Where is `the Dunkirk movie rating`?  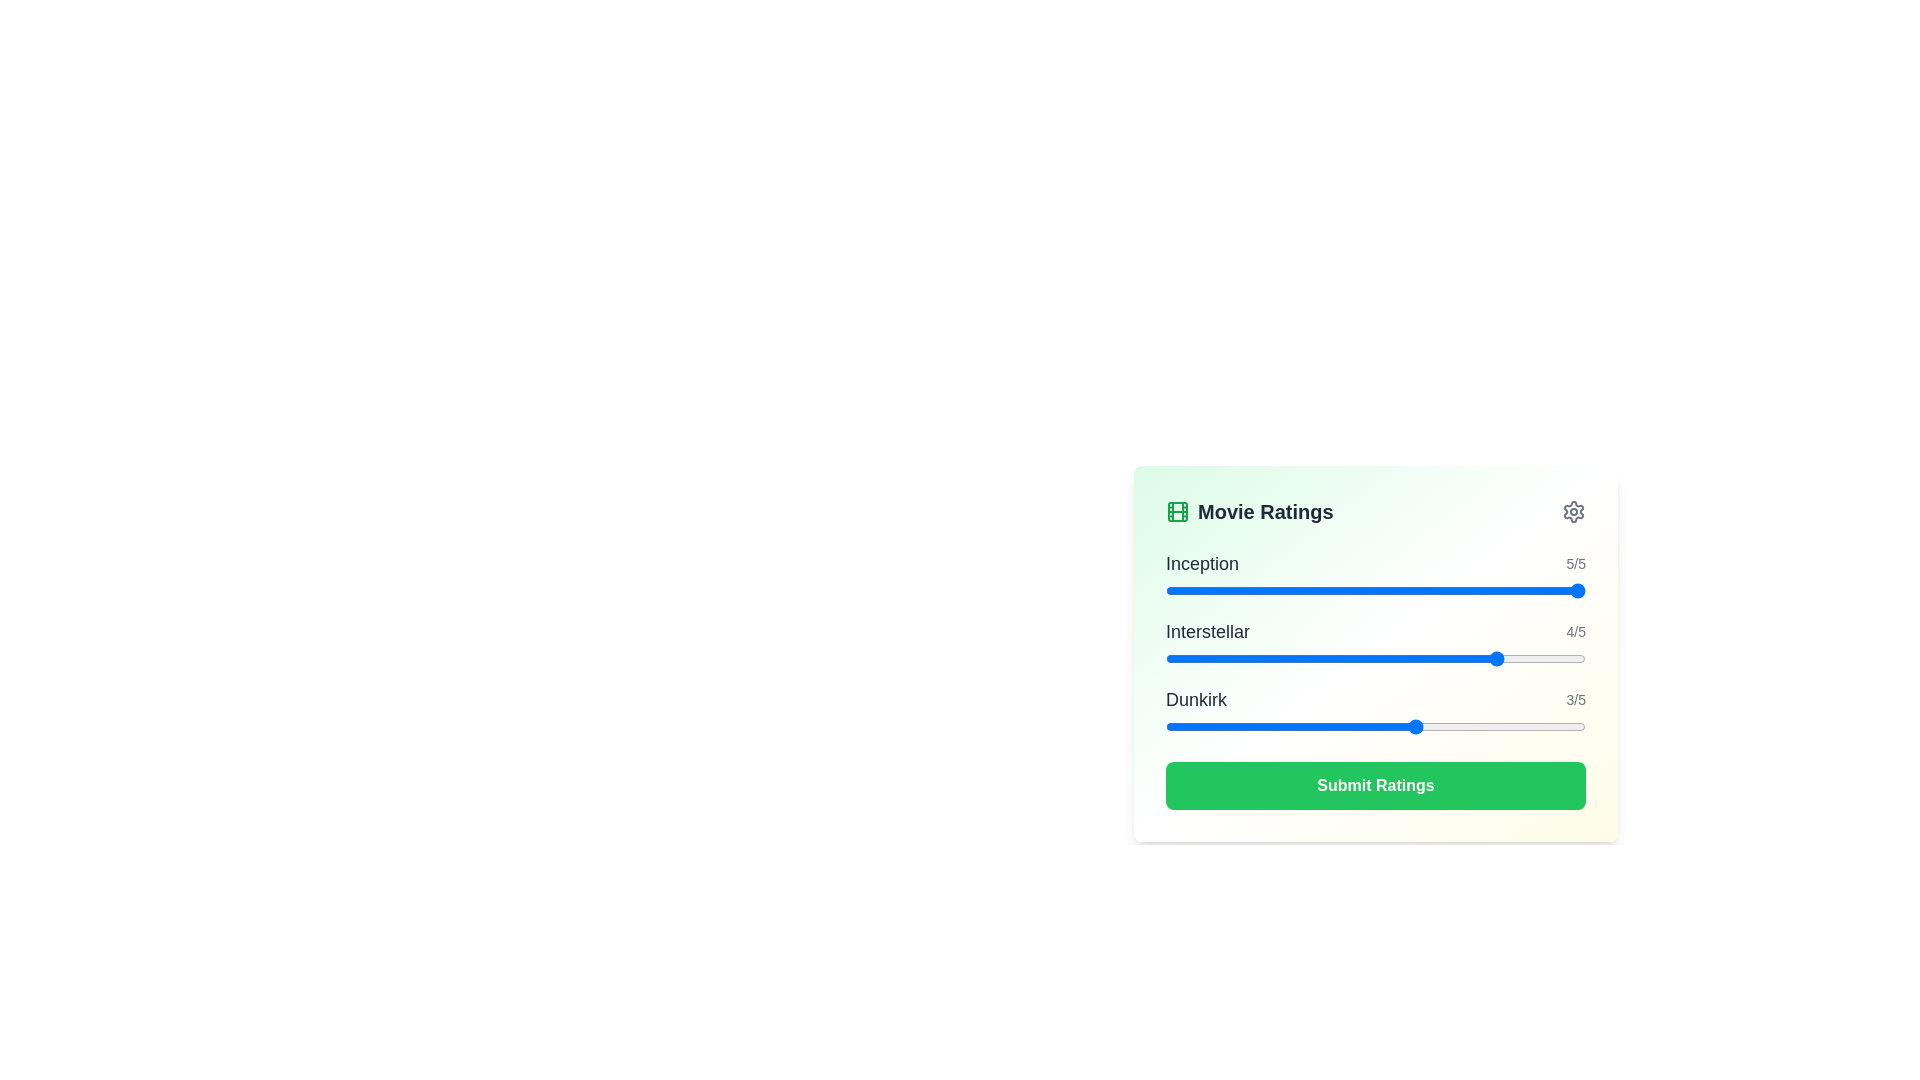 the Dunkirk movie rating is located at coordinates (1502, 726).